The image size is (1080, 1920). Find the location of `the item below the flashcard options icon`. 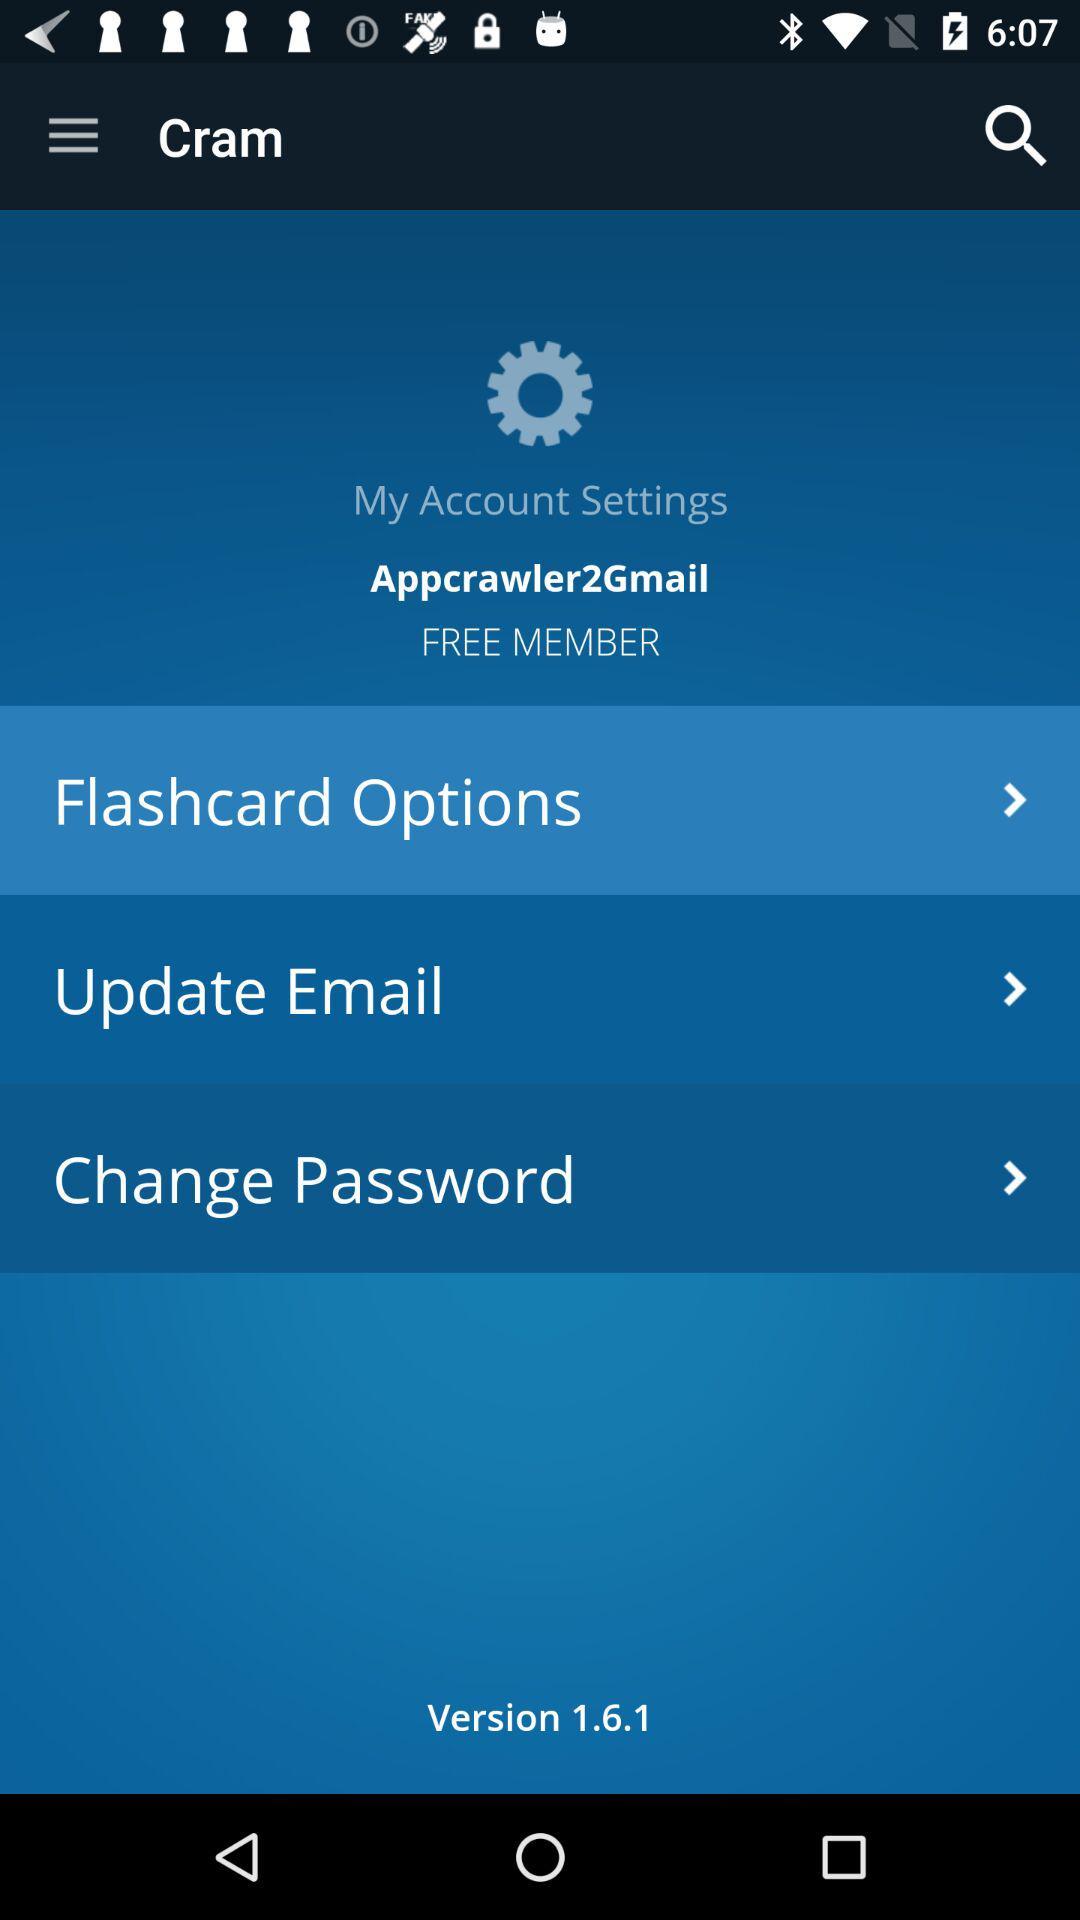

the item below the flashcard options icon is located at coordinates (540, 989).